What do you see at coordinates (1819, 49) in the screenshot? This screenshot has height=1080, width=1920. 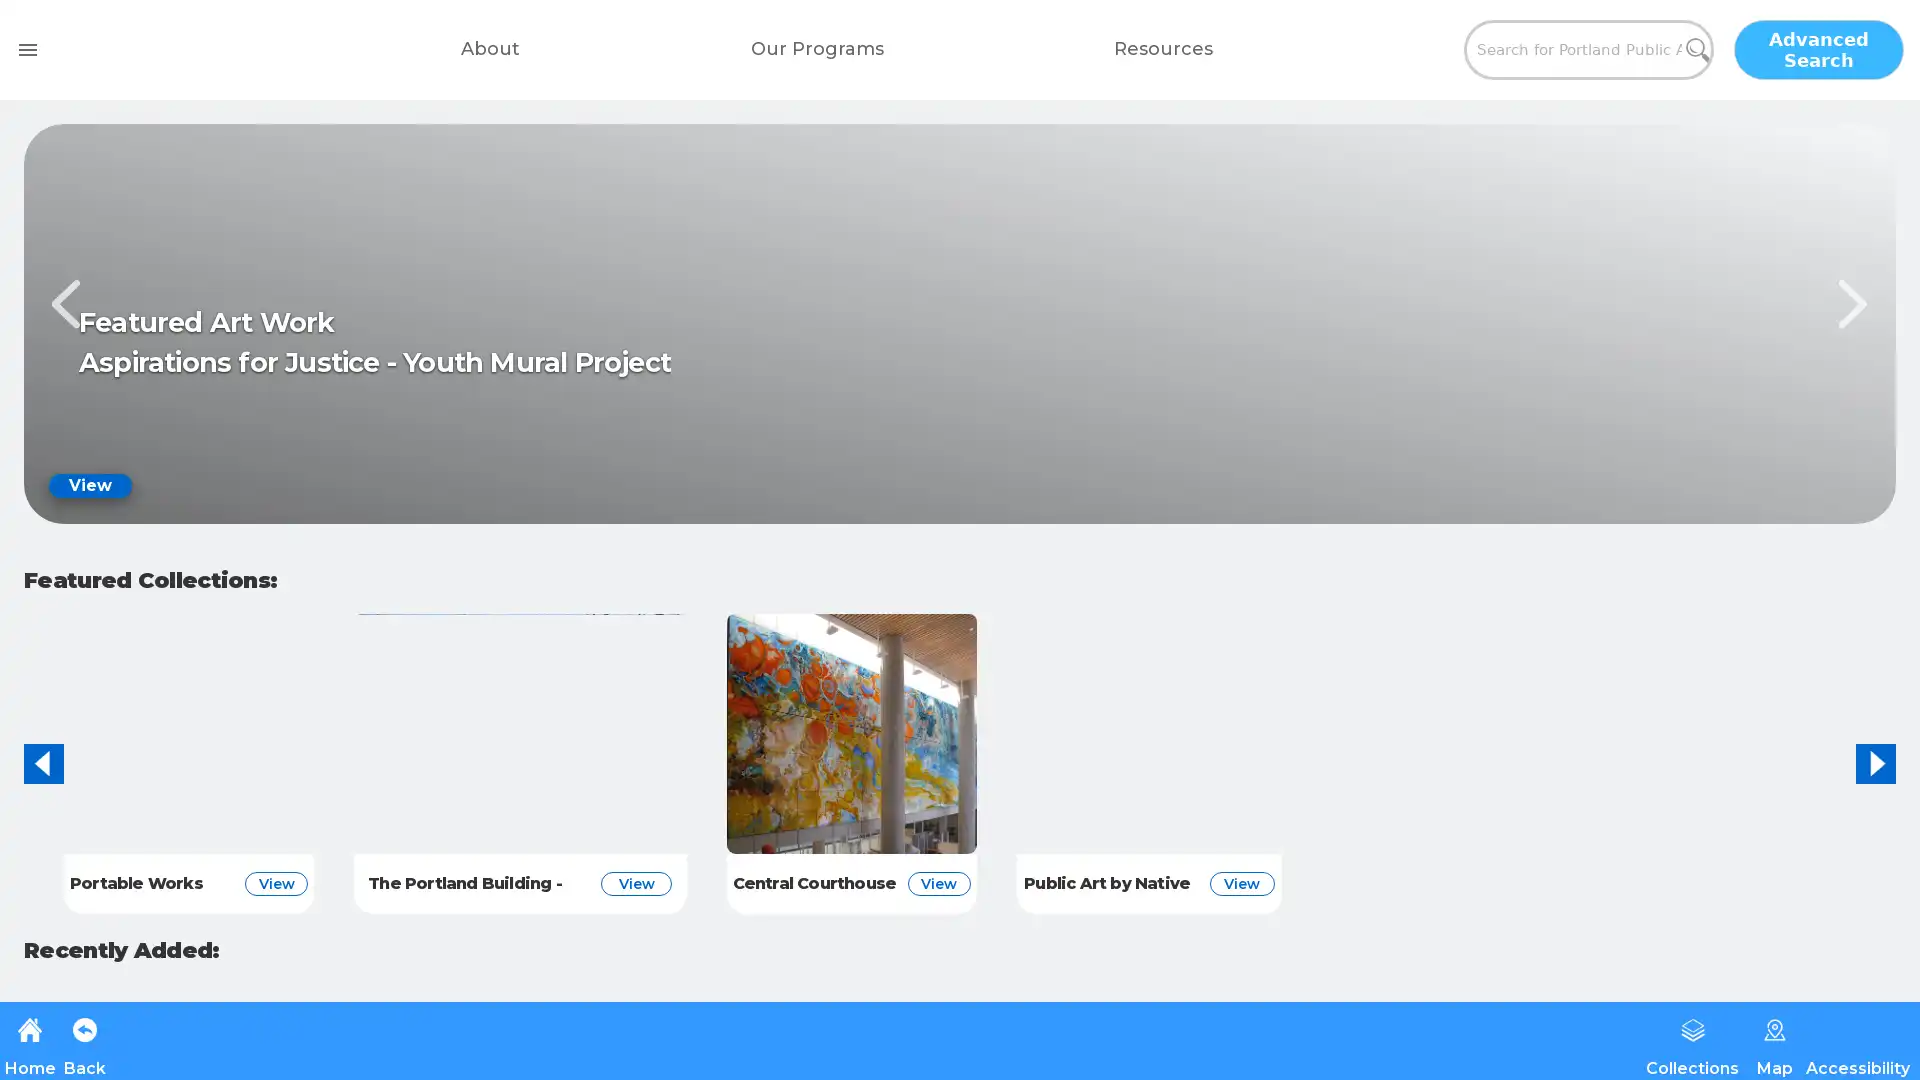 I see `Advanced Search` at bounding box center [1819, 49].